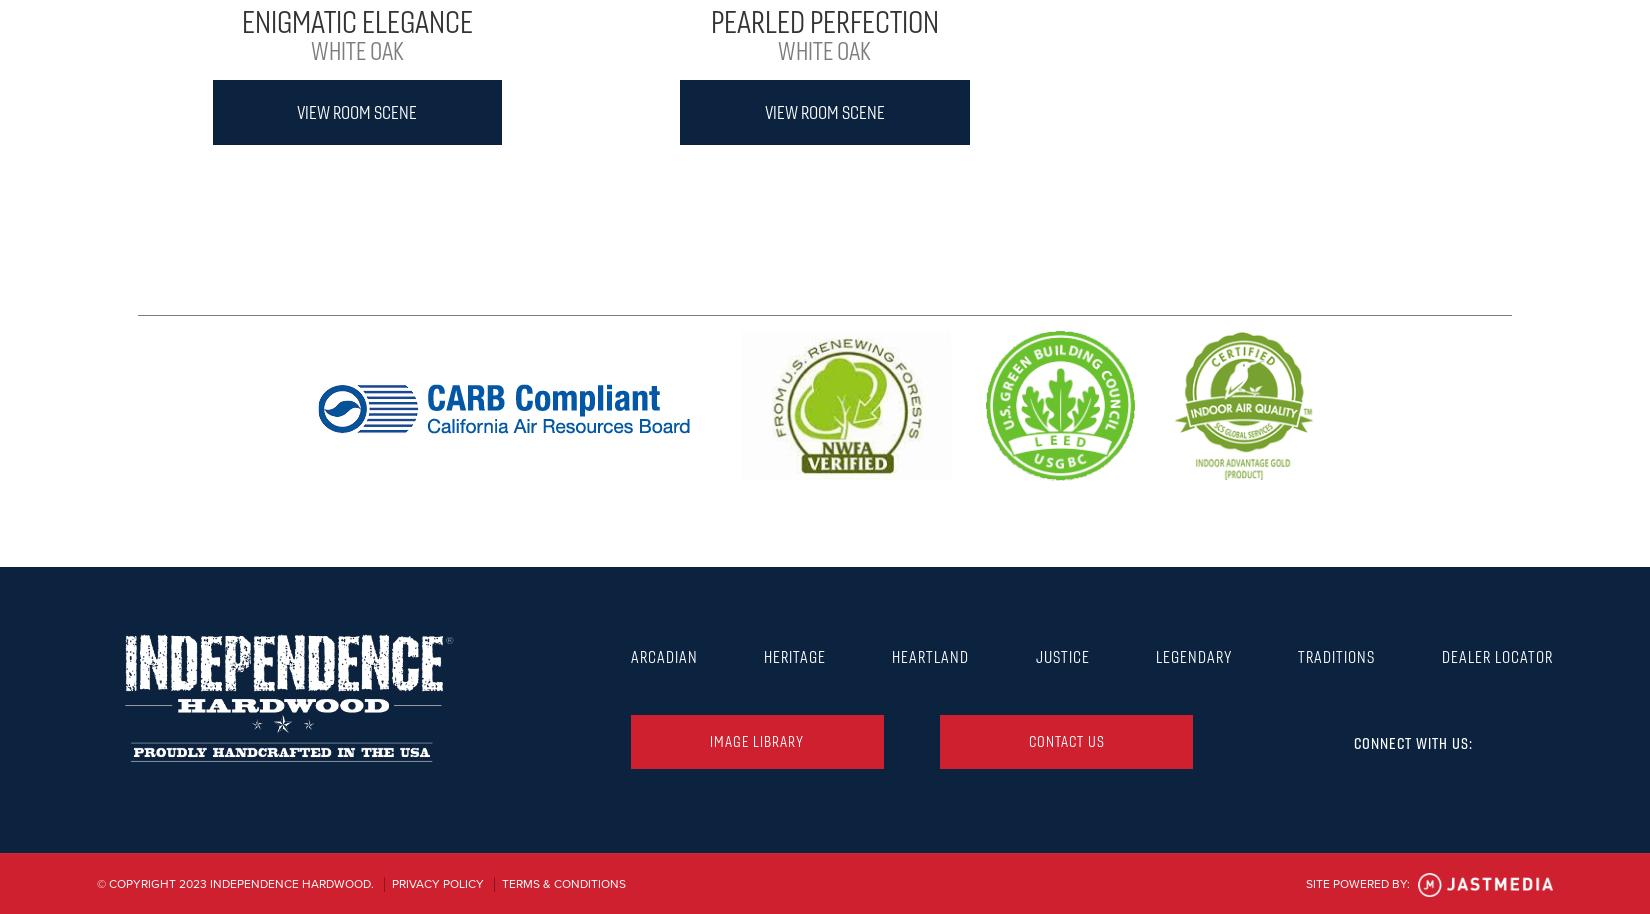 This screenshot has width=1650, height=914. I want to click on 'Dealer Locator', so click(1495, 655).